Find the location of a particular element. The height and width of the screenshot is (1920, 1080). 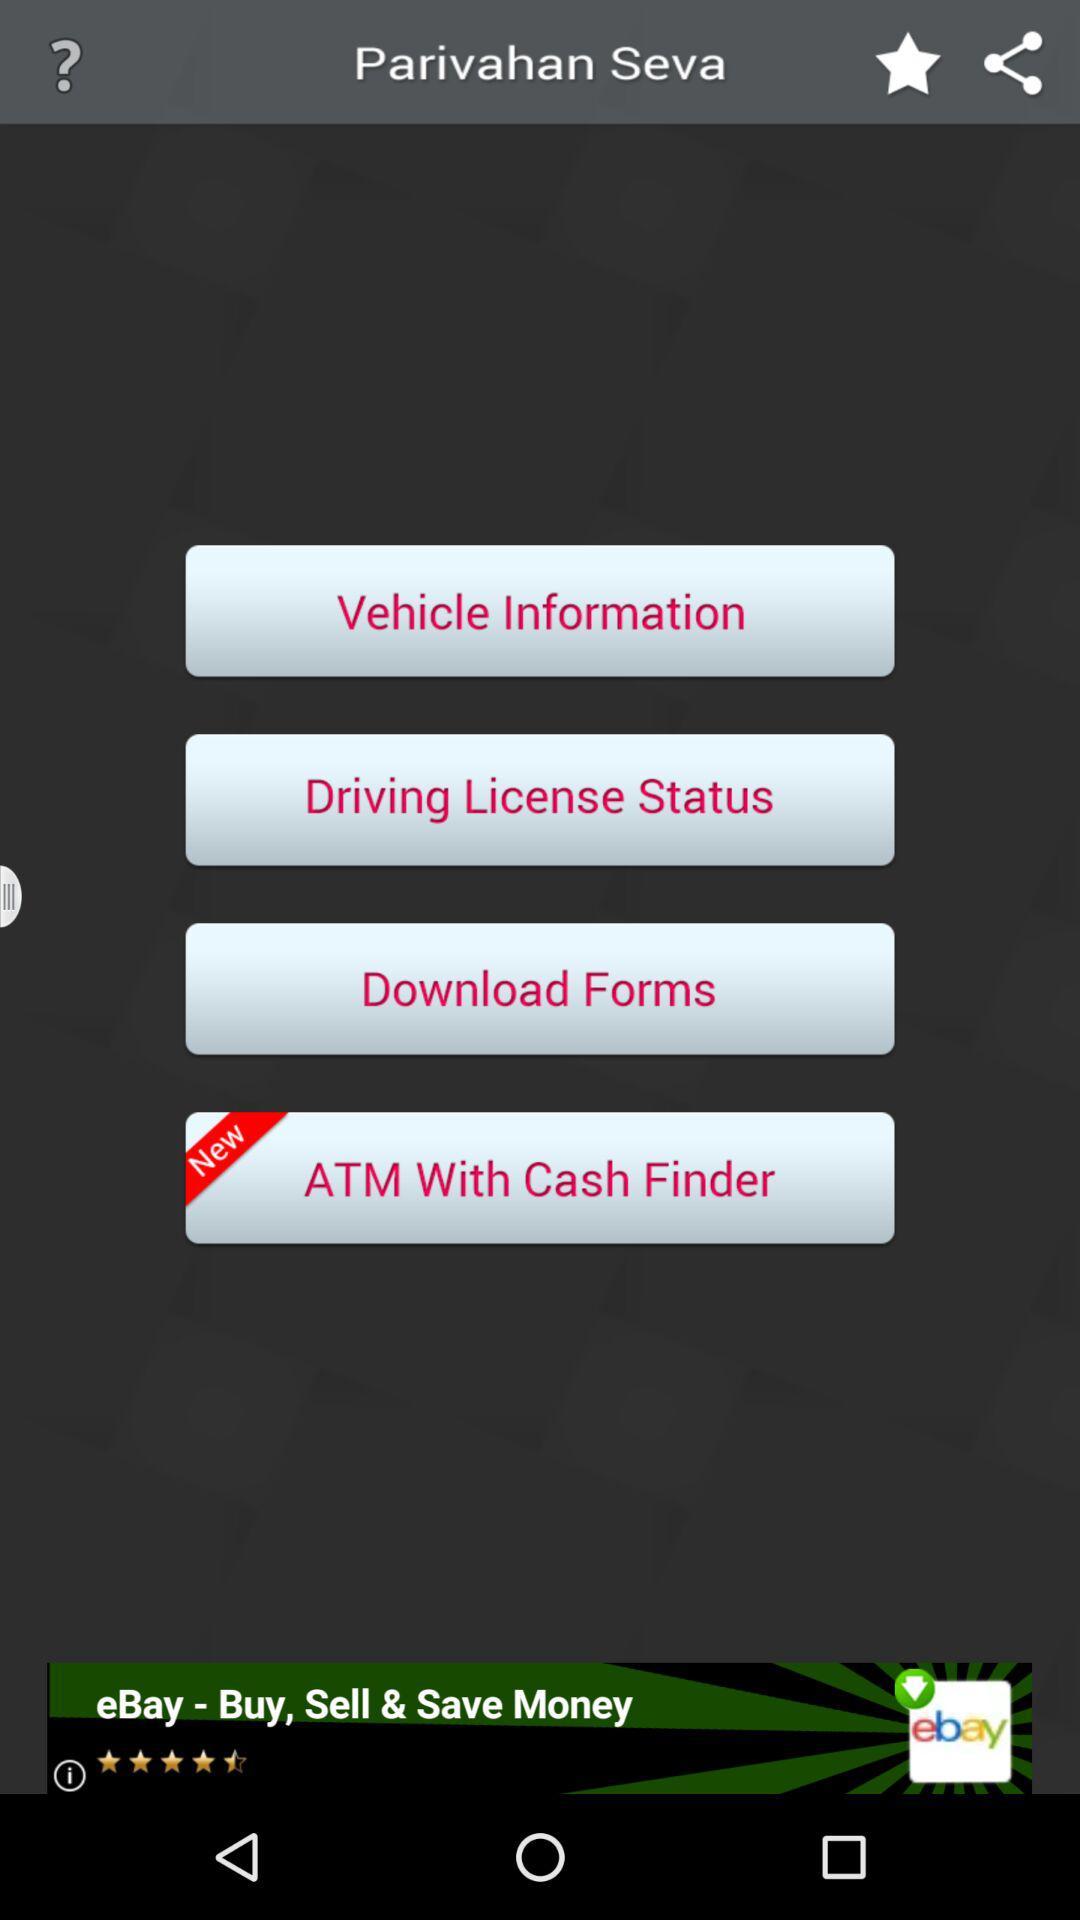

advertisement option is located at coordinates (538, 1727).